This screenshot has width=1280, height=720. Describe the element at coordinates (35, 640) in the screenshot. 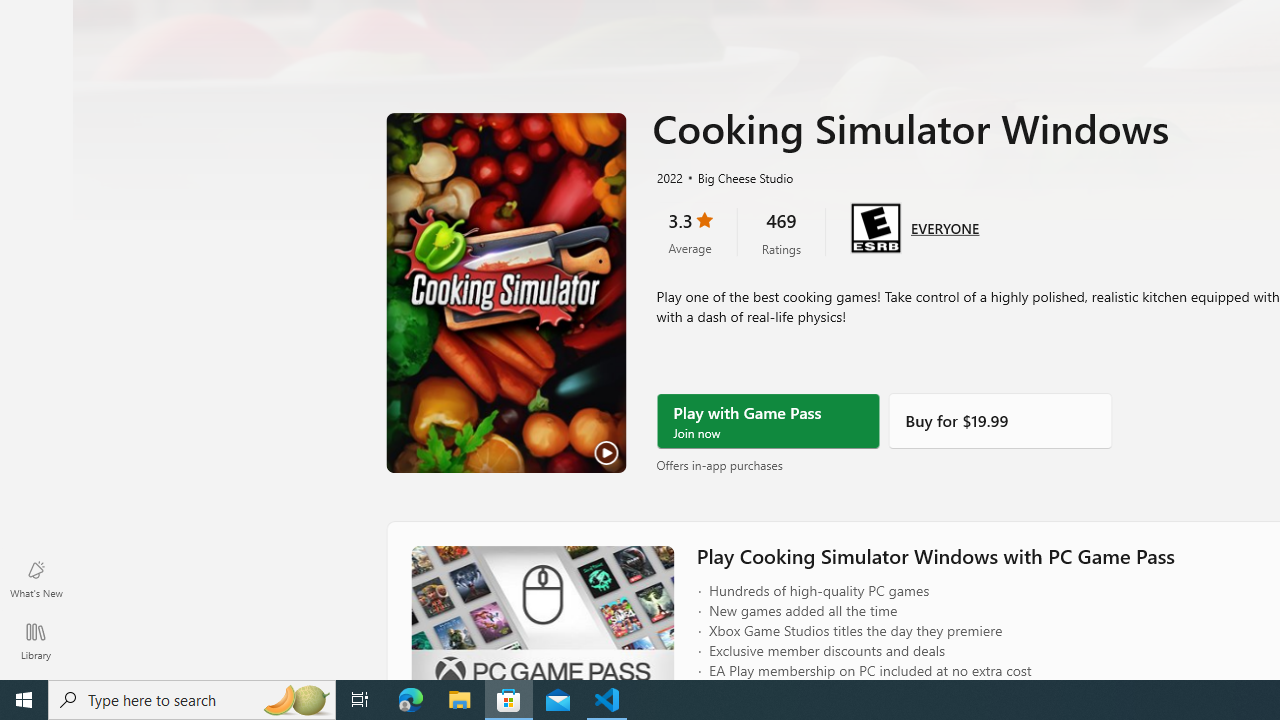

I see `'Library'` at that location.